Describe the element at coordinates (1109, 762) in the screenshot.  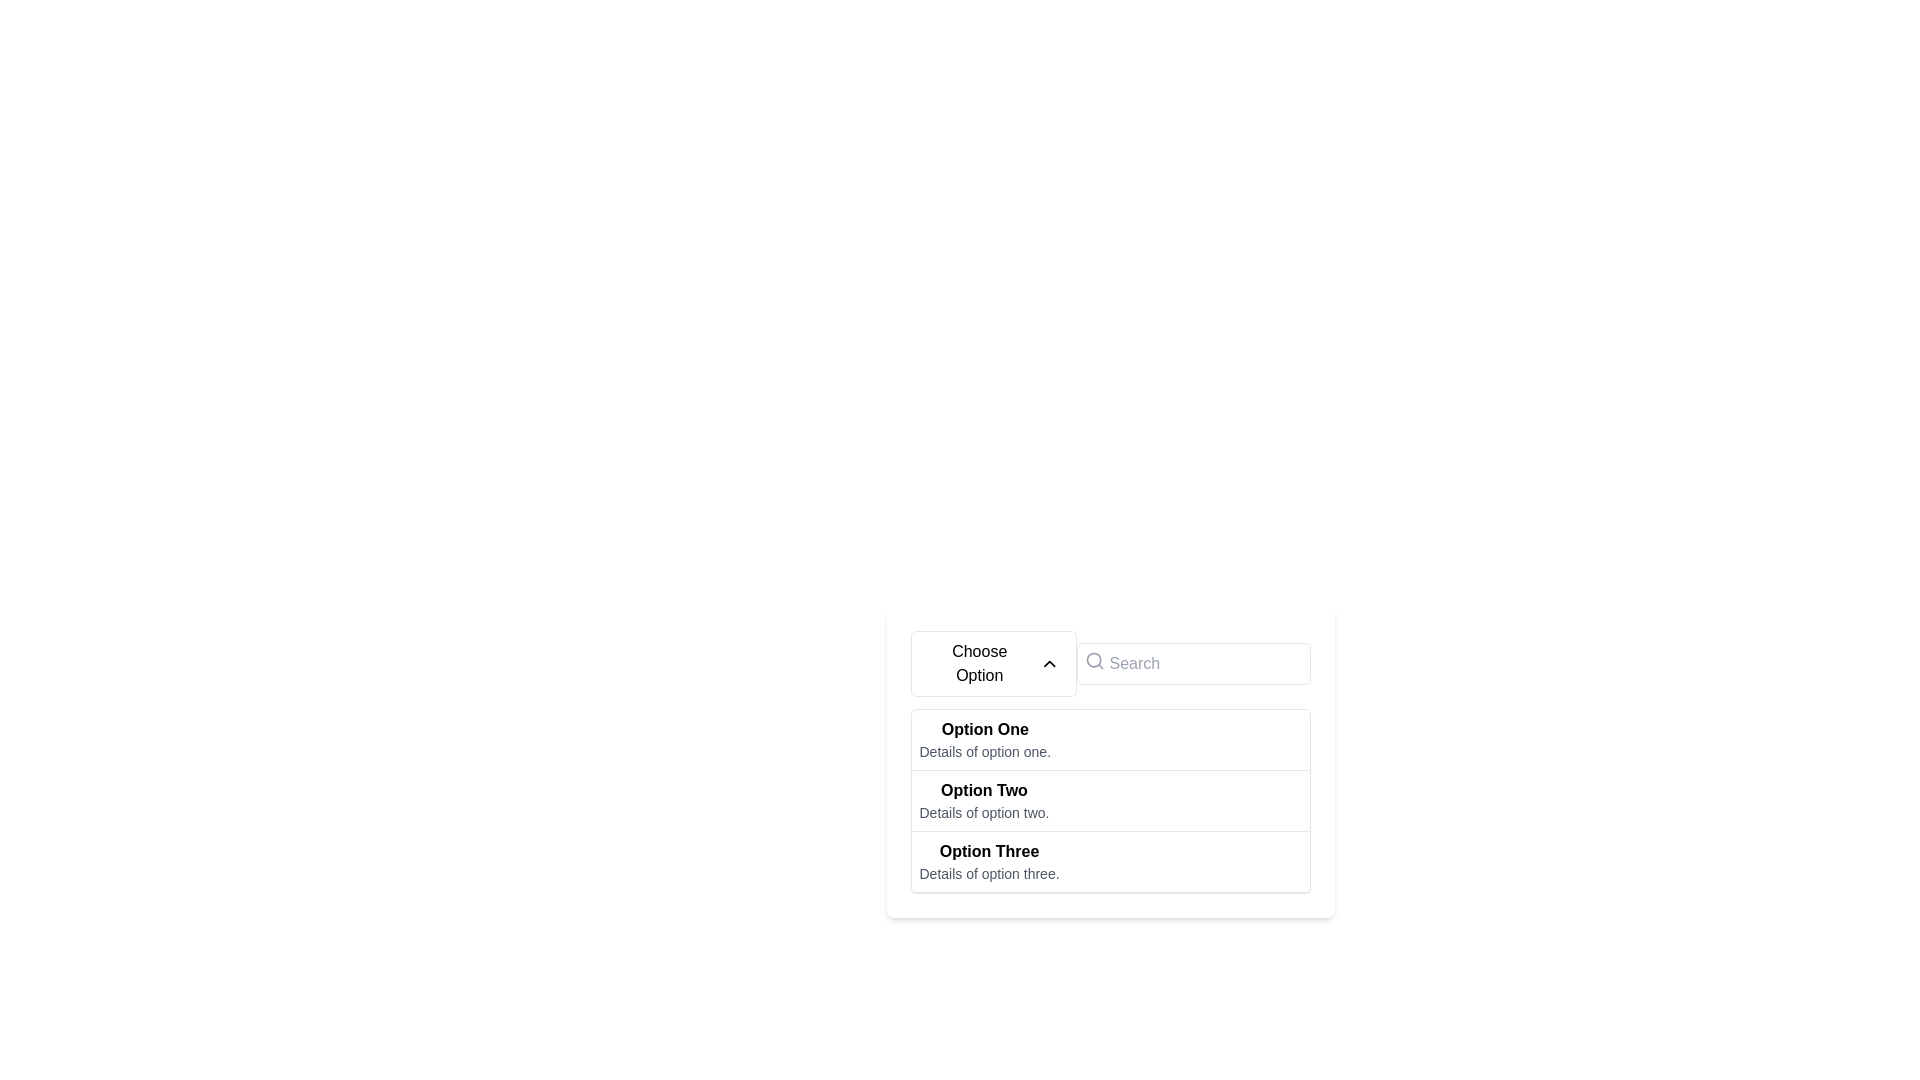
I see `the dropdown menu` at that location.